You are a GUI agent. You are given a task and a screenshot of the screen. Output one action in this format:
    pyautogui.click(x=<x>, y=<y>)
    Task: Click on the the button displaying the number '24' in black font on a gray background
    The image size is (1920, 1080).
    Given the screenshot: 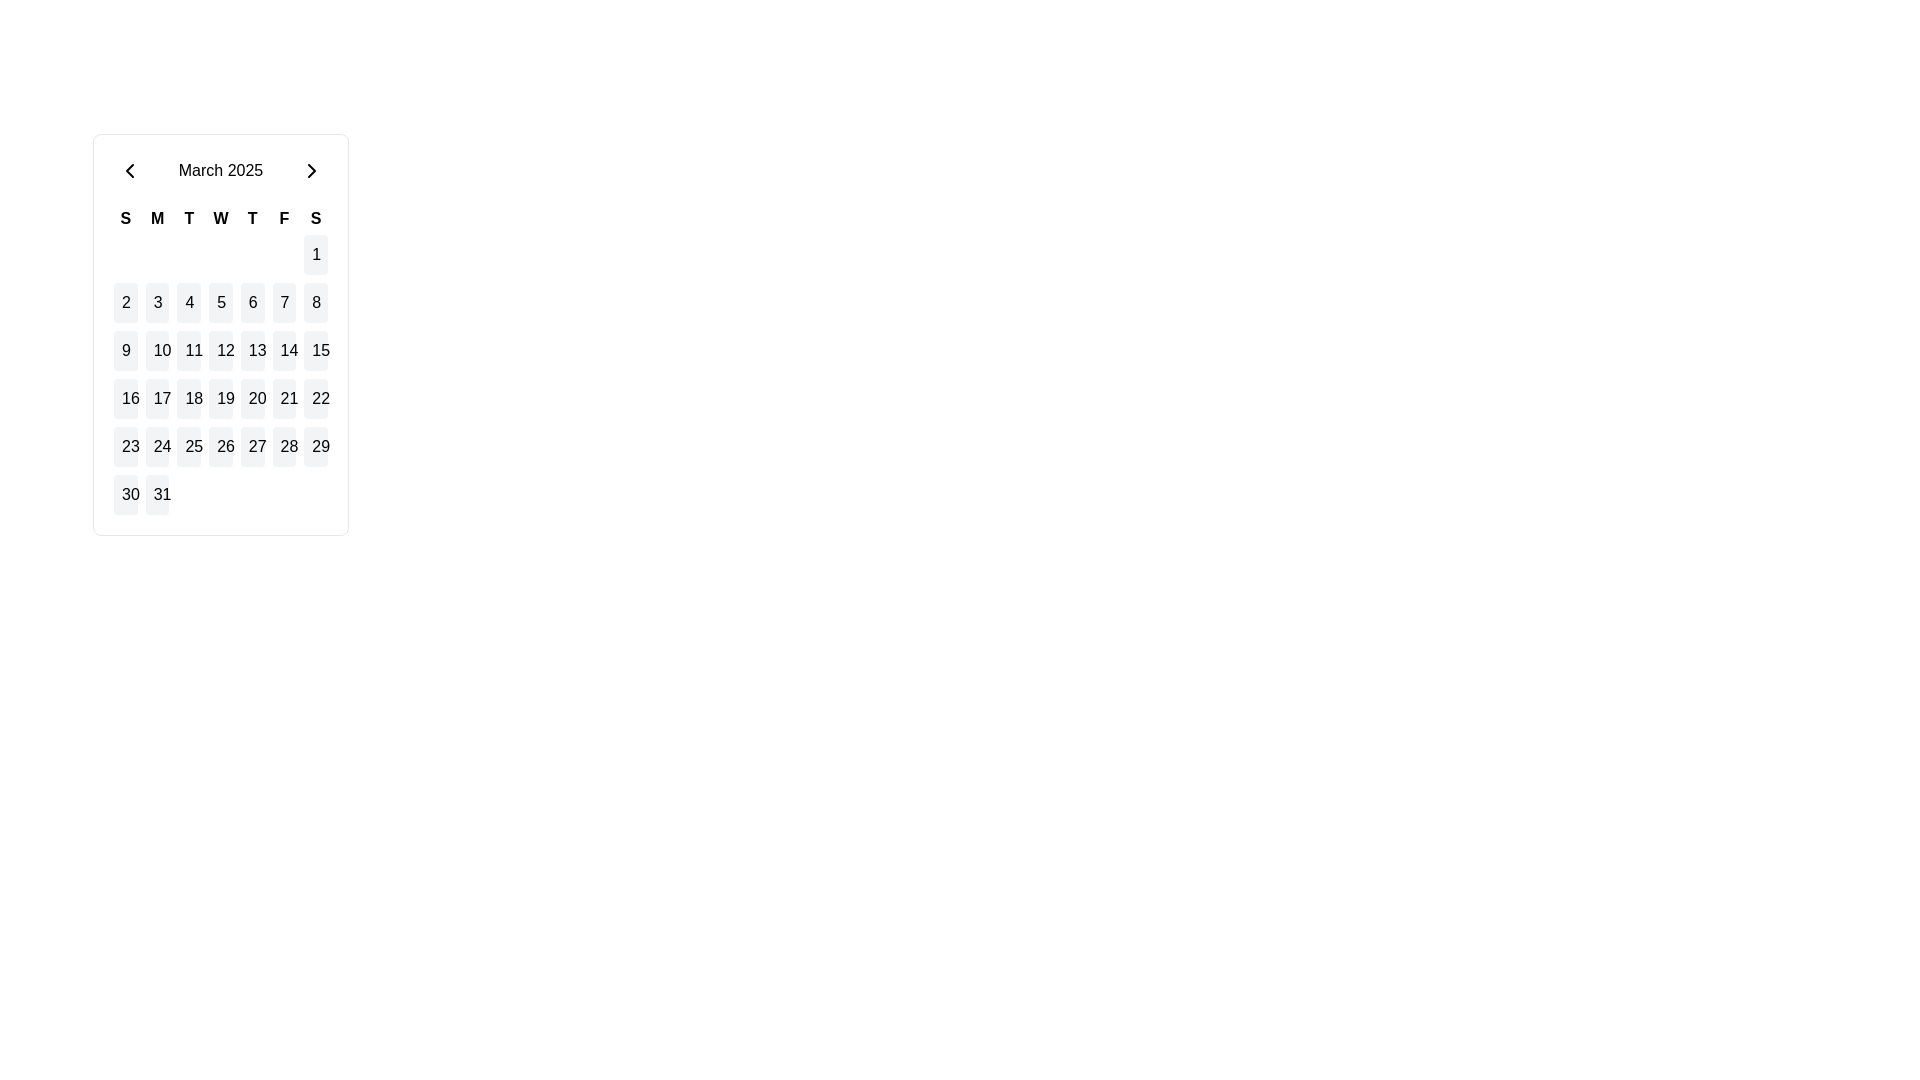 What is the action you would take?
    pyautogui.click(x=156, y=446)
    